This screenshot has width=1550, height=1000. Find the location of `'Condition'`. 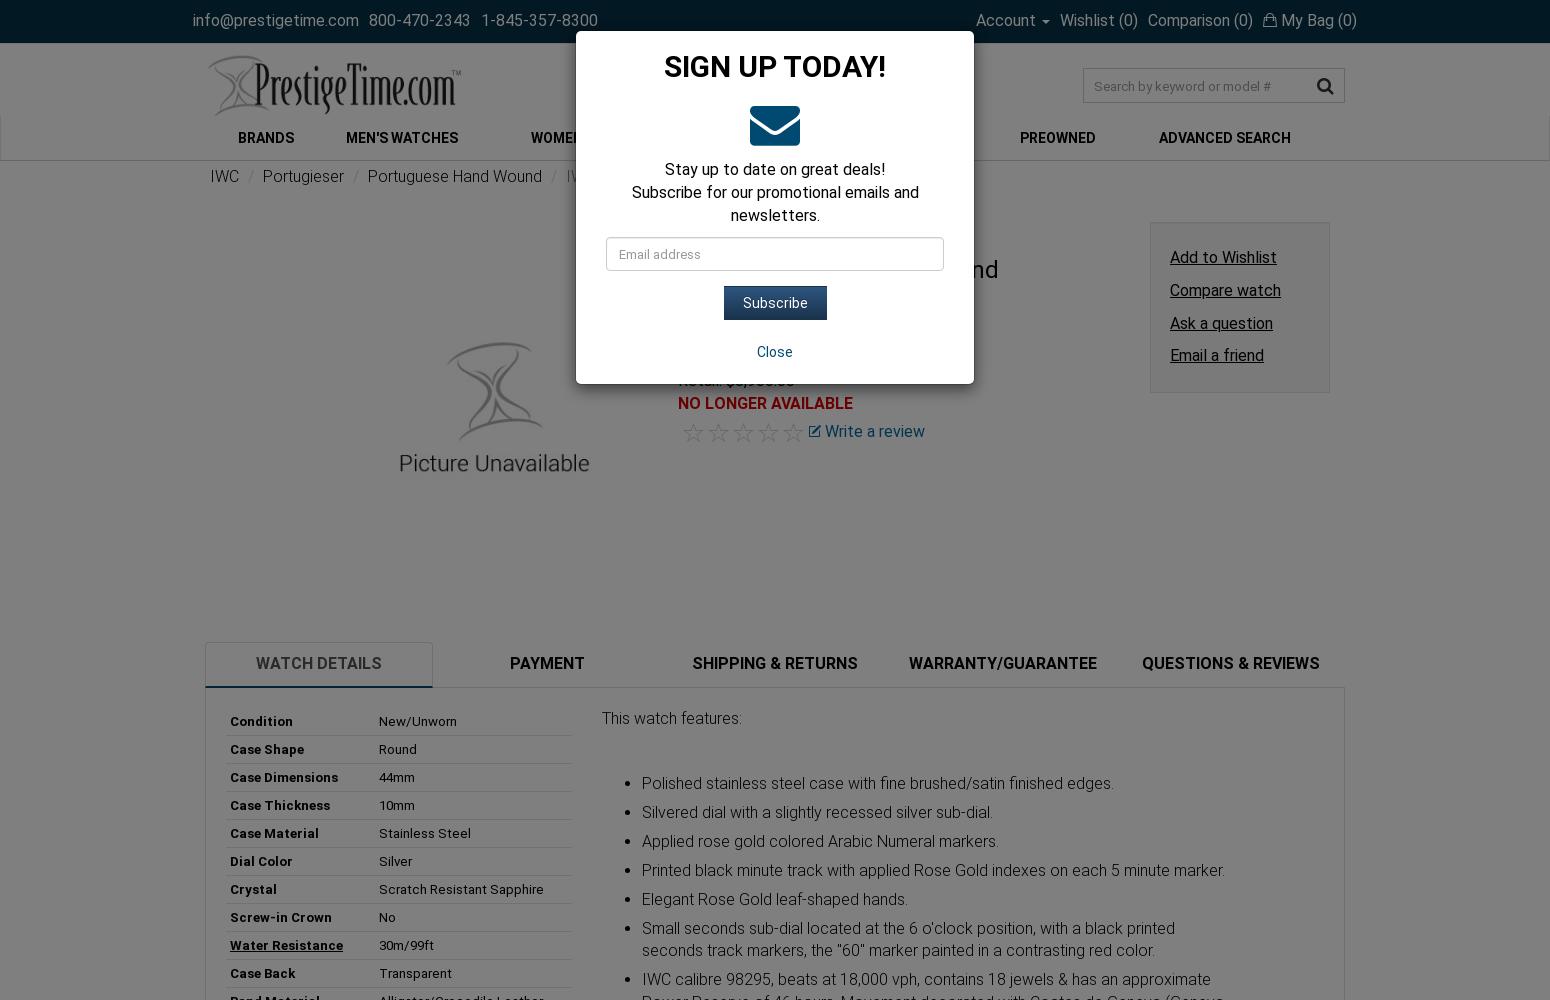

'Condition' is located at coordinates (261, 719).